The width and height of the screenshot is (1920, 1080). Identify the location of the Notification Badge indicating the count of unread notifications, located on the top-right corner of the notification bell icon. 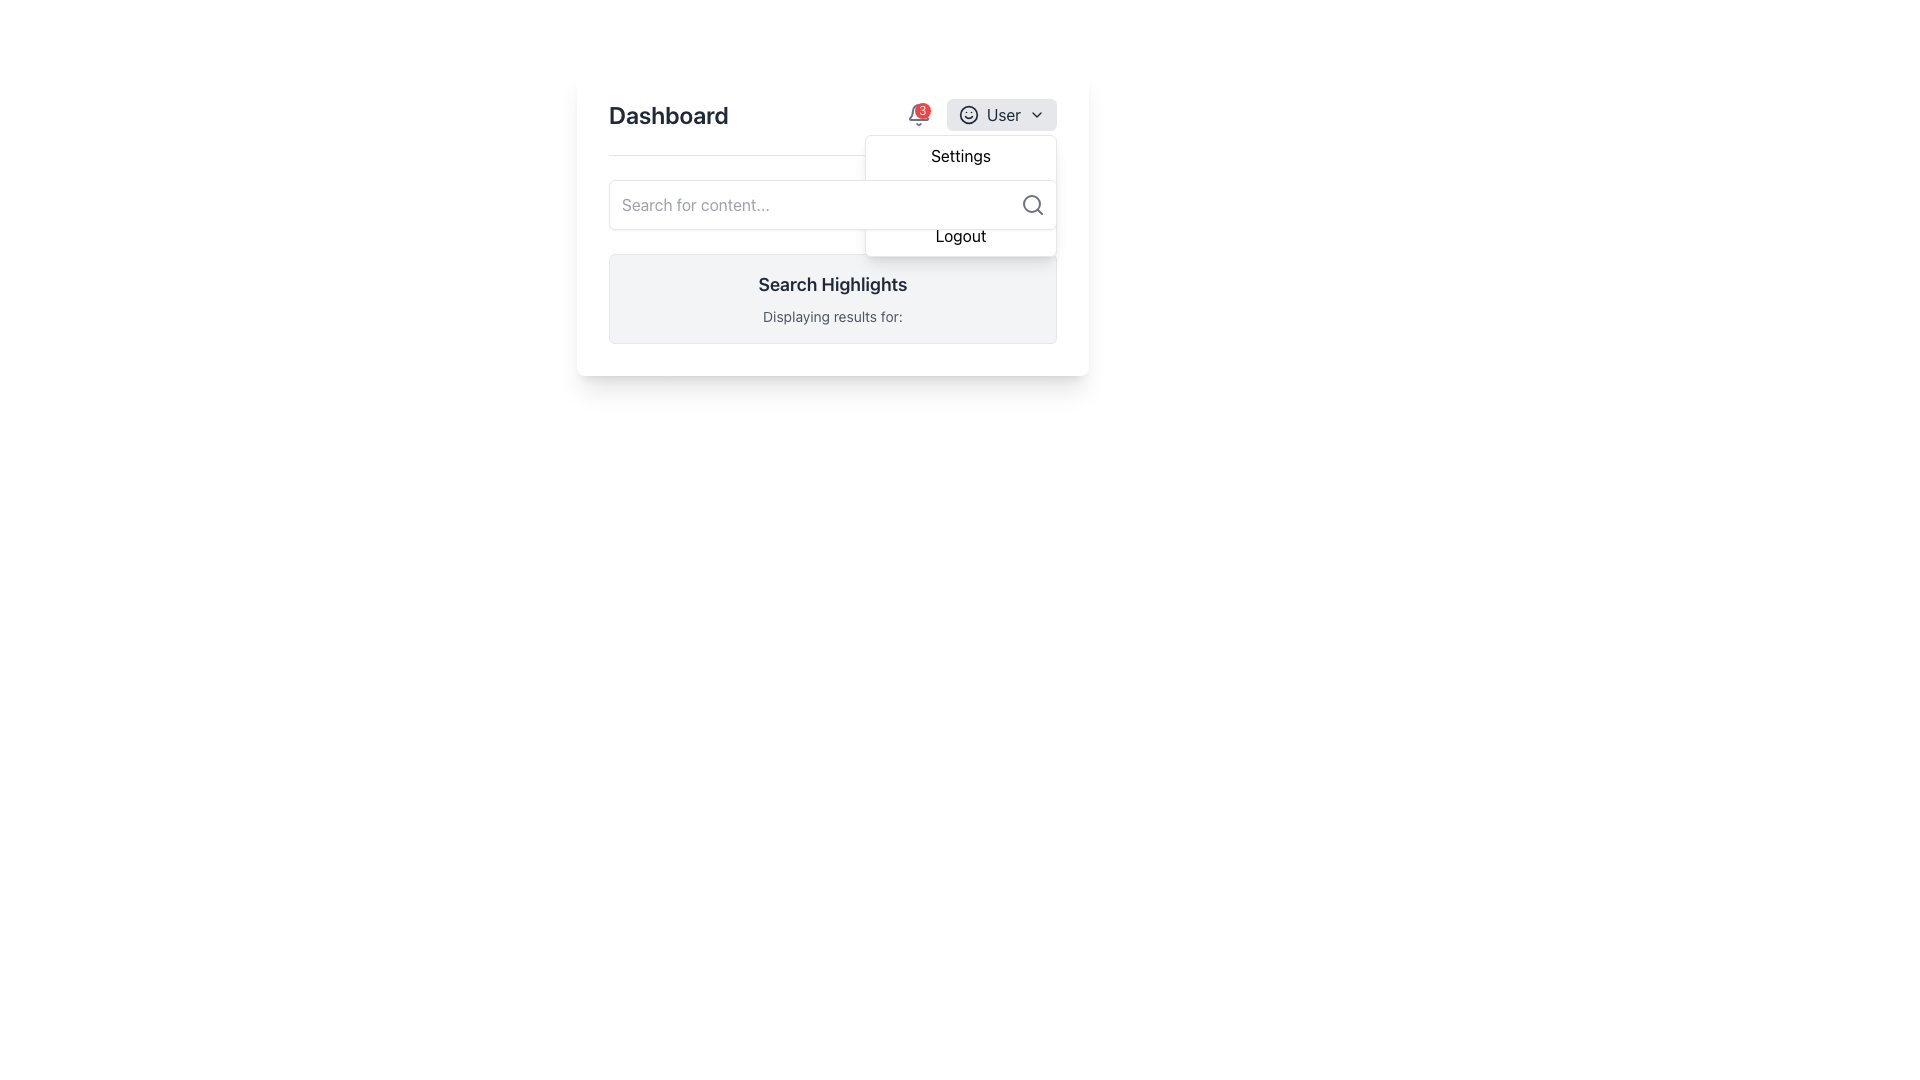
(921, 111).